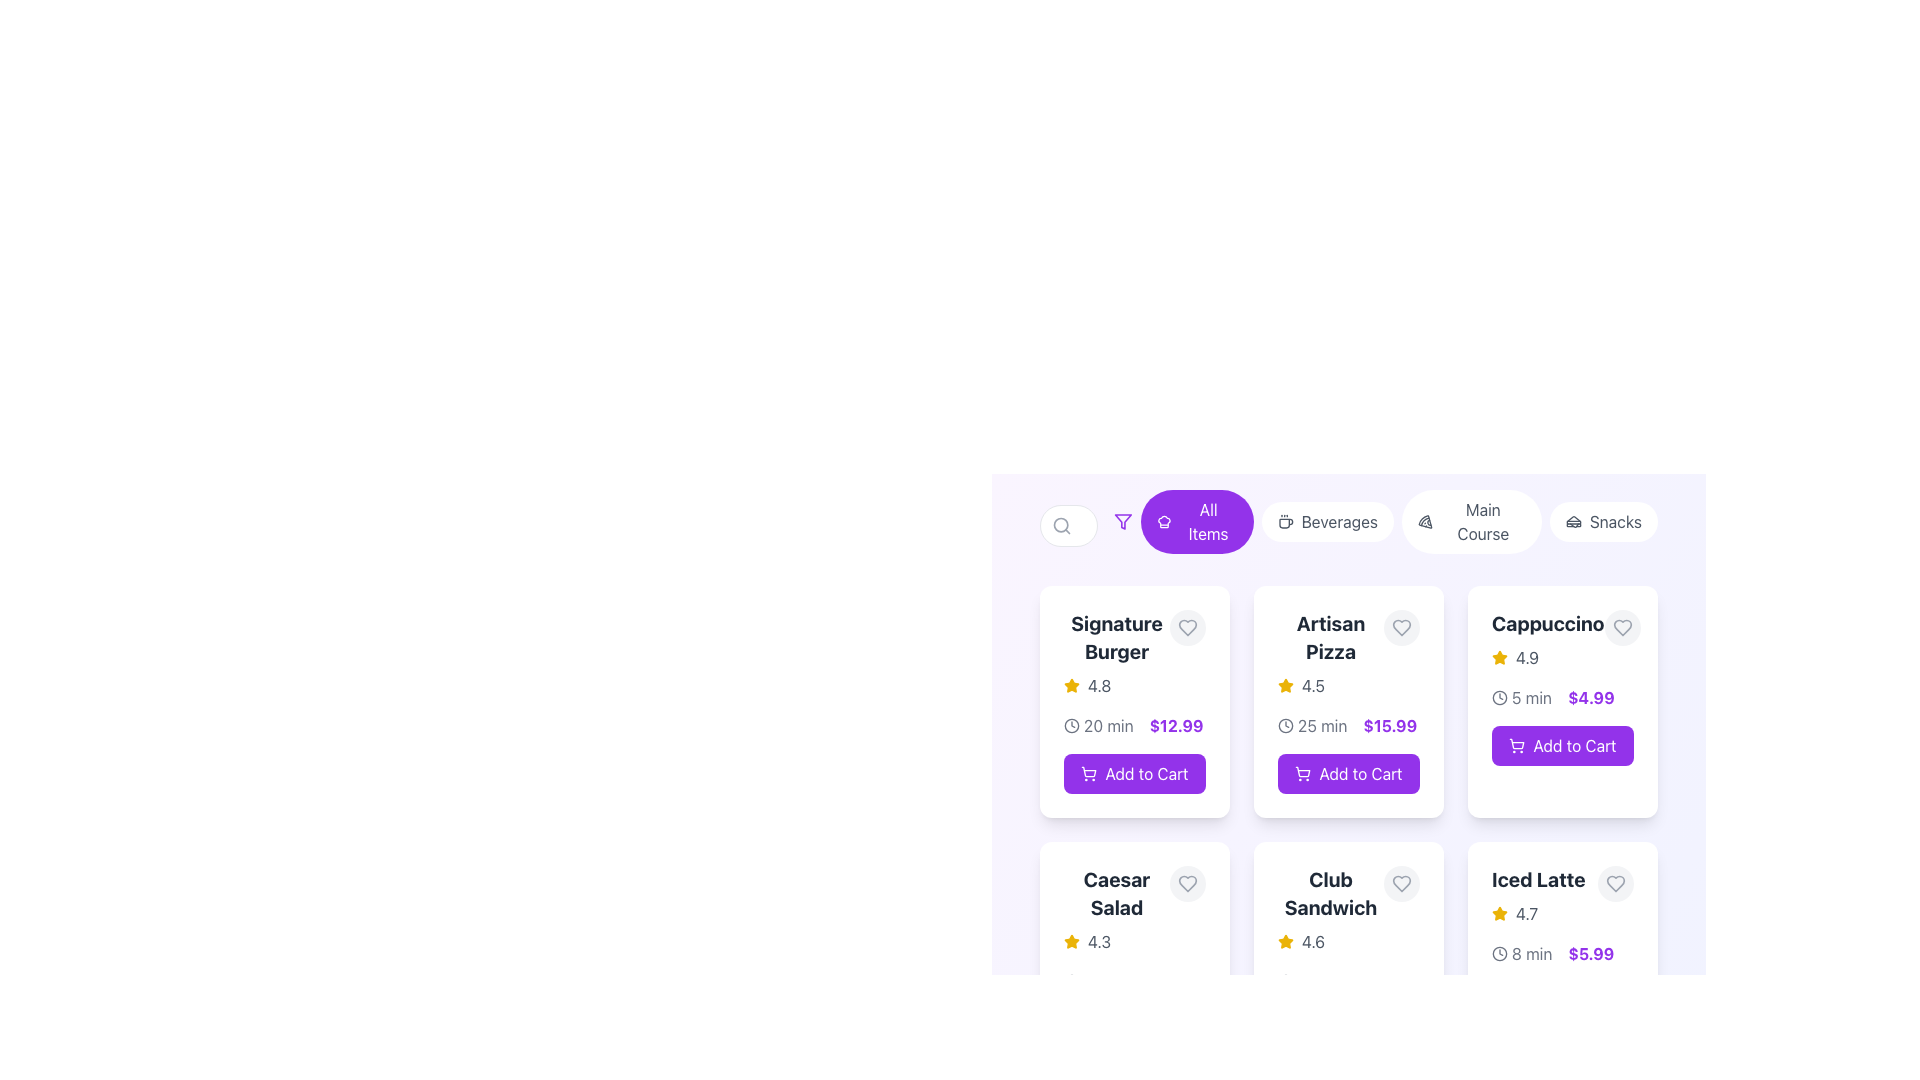 The height and width of the screenshot is (1080, 1920). Describe the element at coordinates (1070, 941) in the screenshot. I see `the Star icon representing the rating system located at the top-left corner of the product card near the text '4.3'` at that location.